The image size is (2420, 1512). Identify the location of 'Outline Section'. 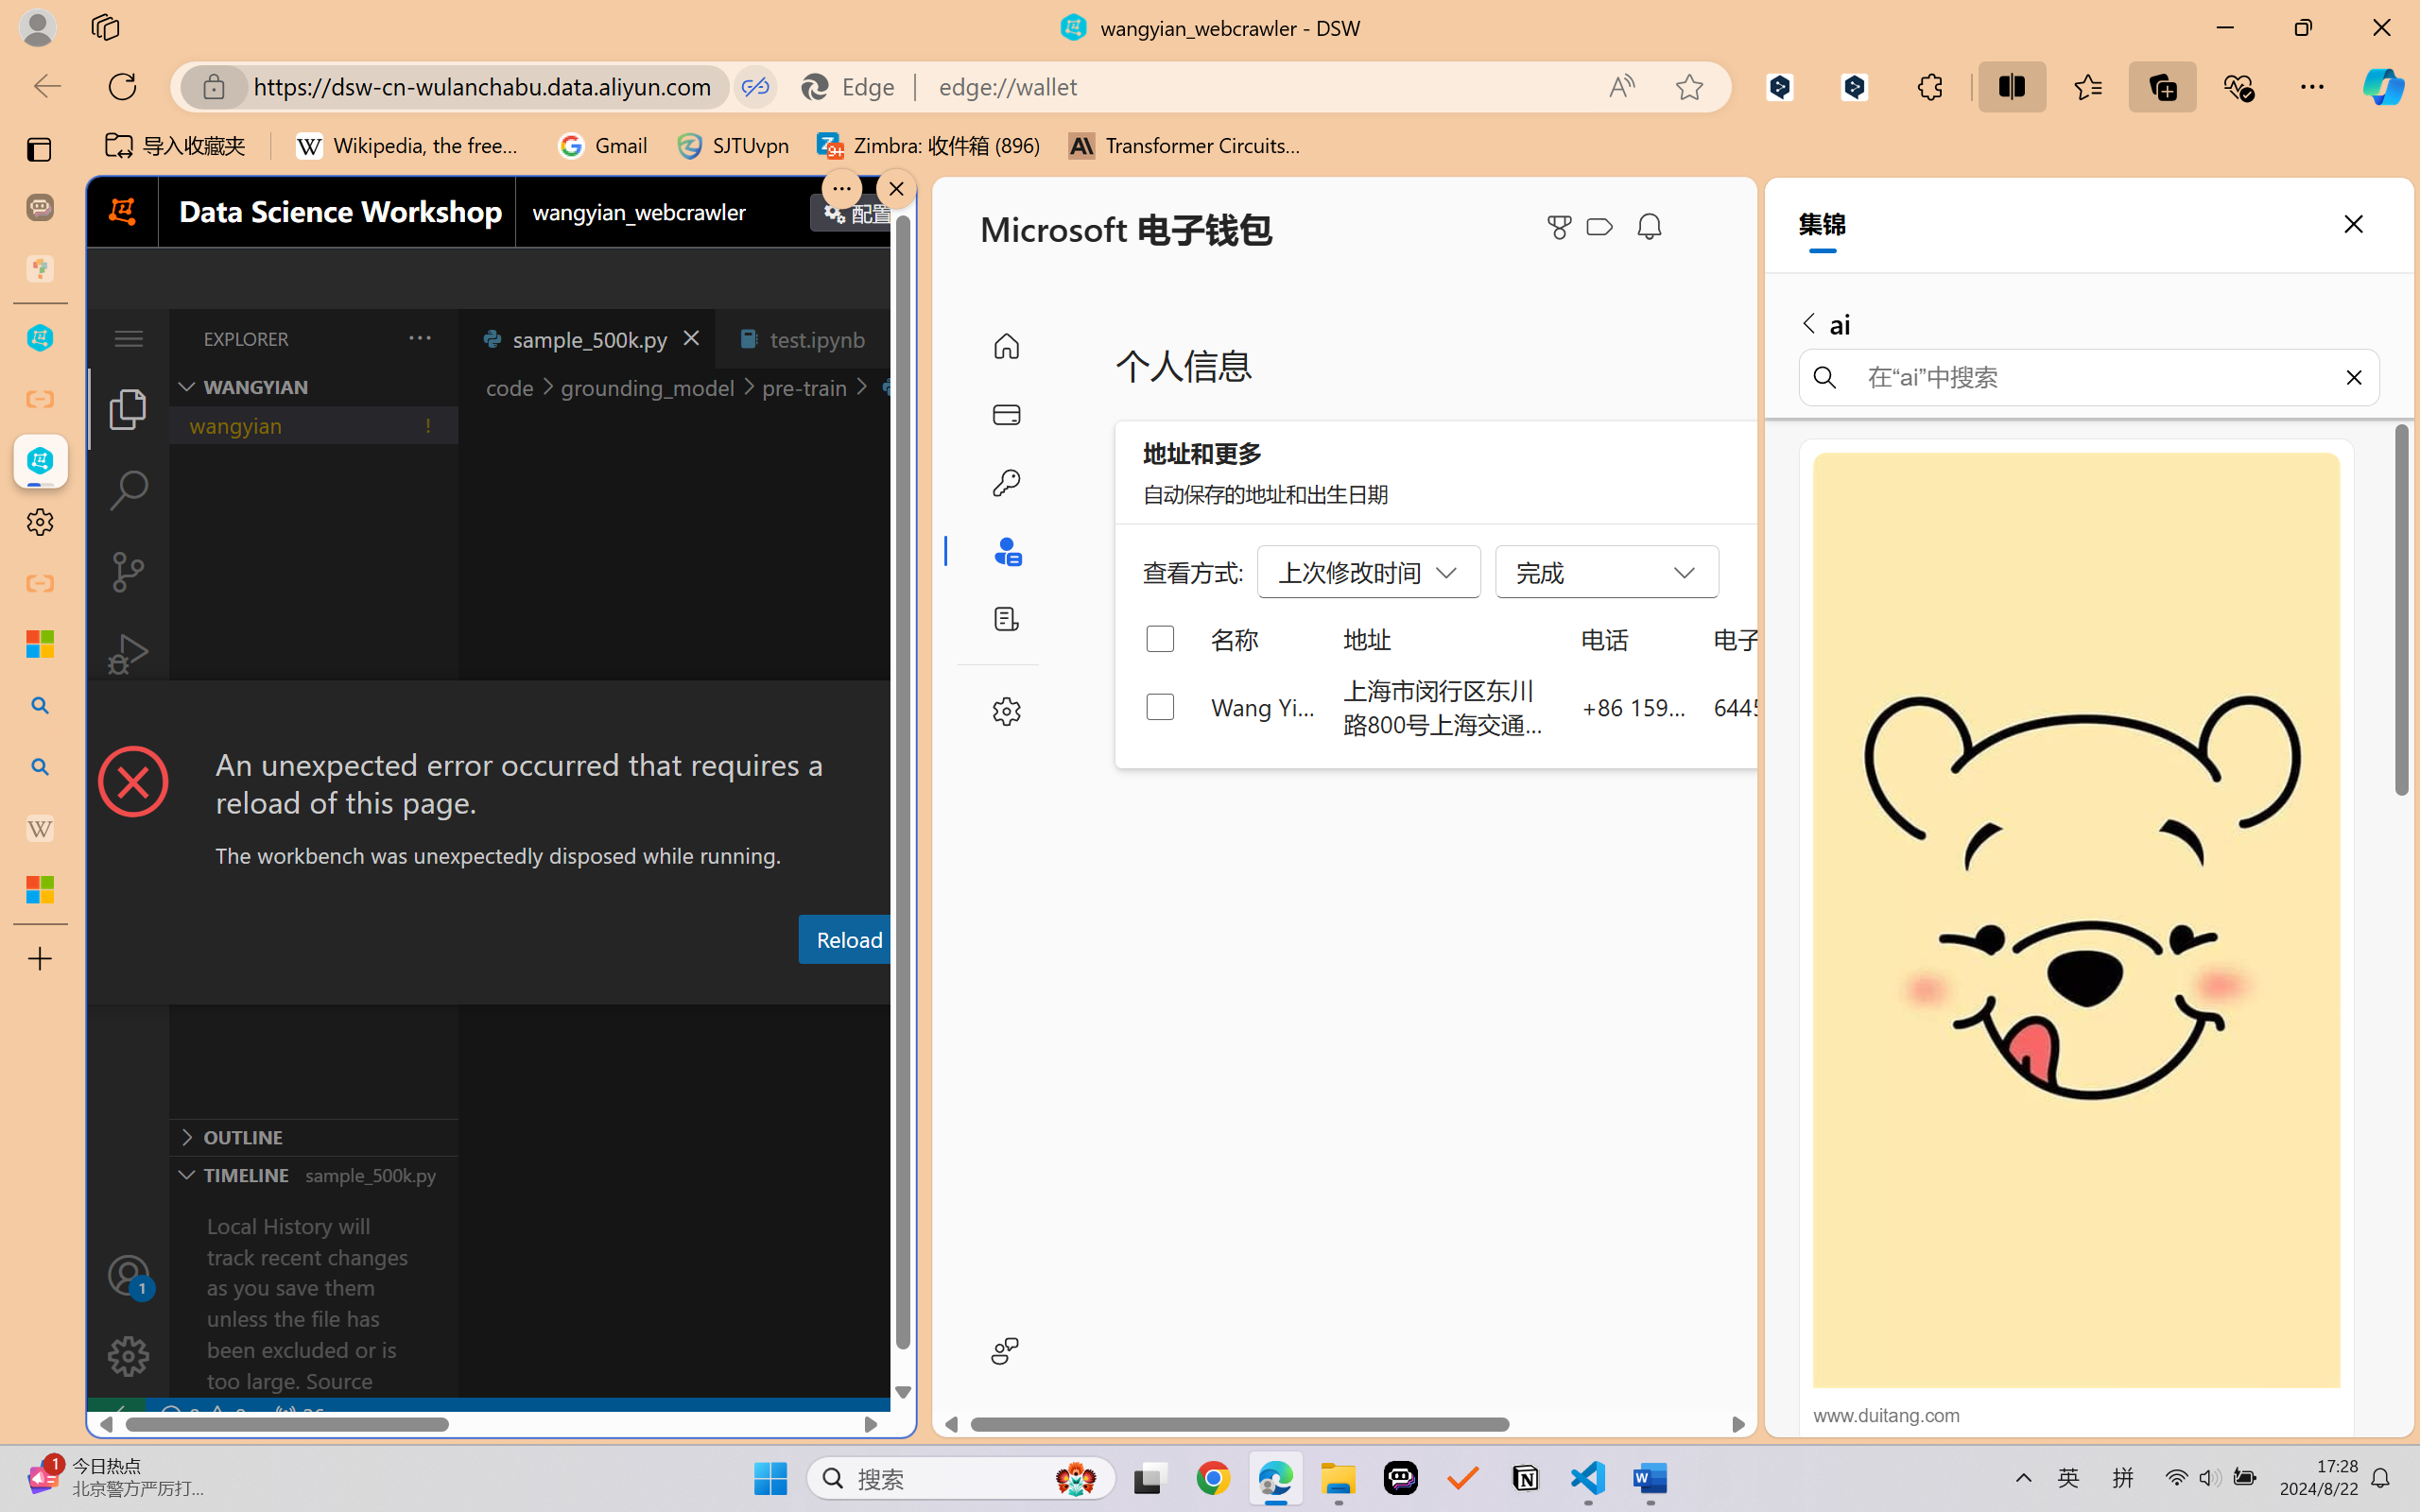
(313, 1135).